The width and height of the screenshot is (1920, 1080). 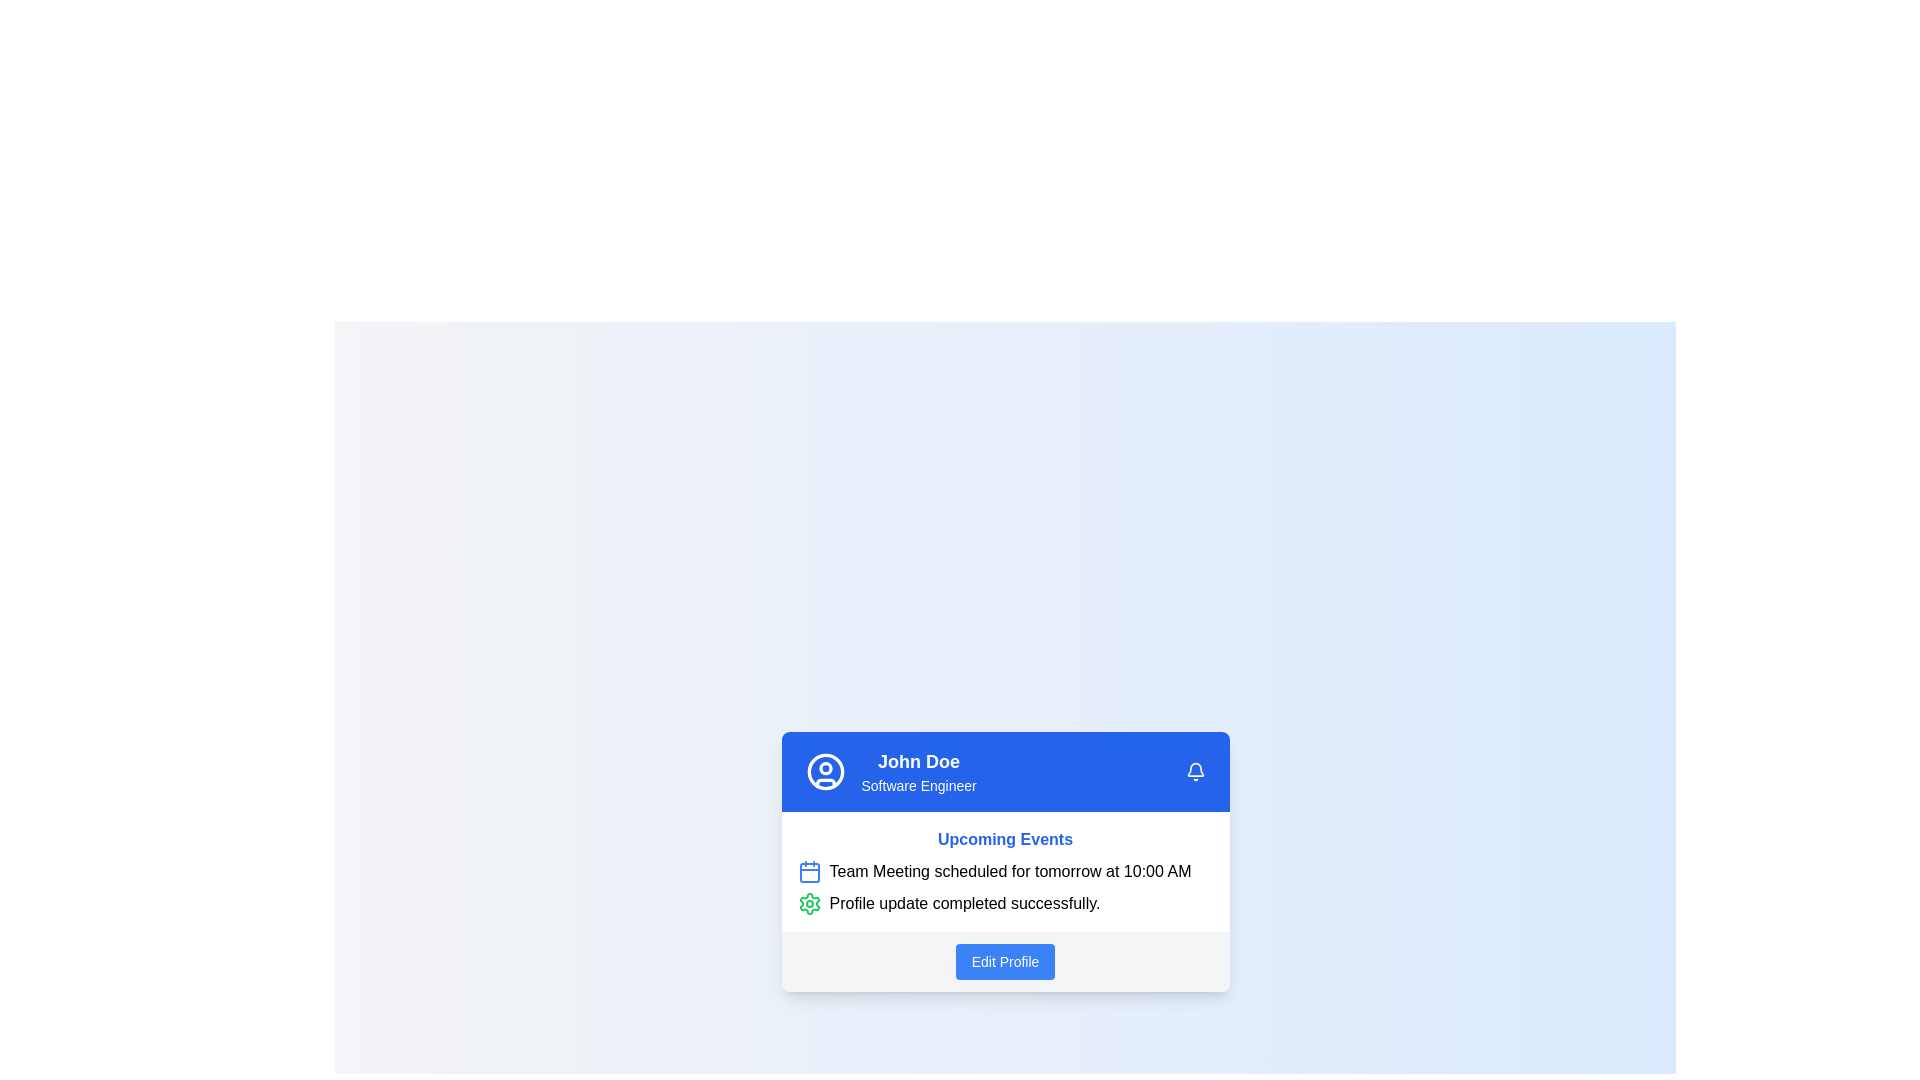 What do you see at coordinates (918, 762) in the screenshot?
I see `text content of the bold label 'John Doe' located at the top of the profile card with a blue background` at bounding box center [918, 762].